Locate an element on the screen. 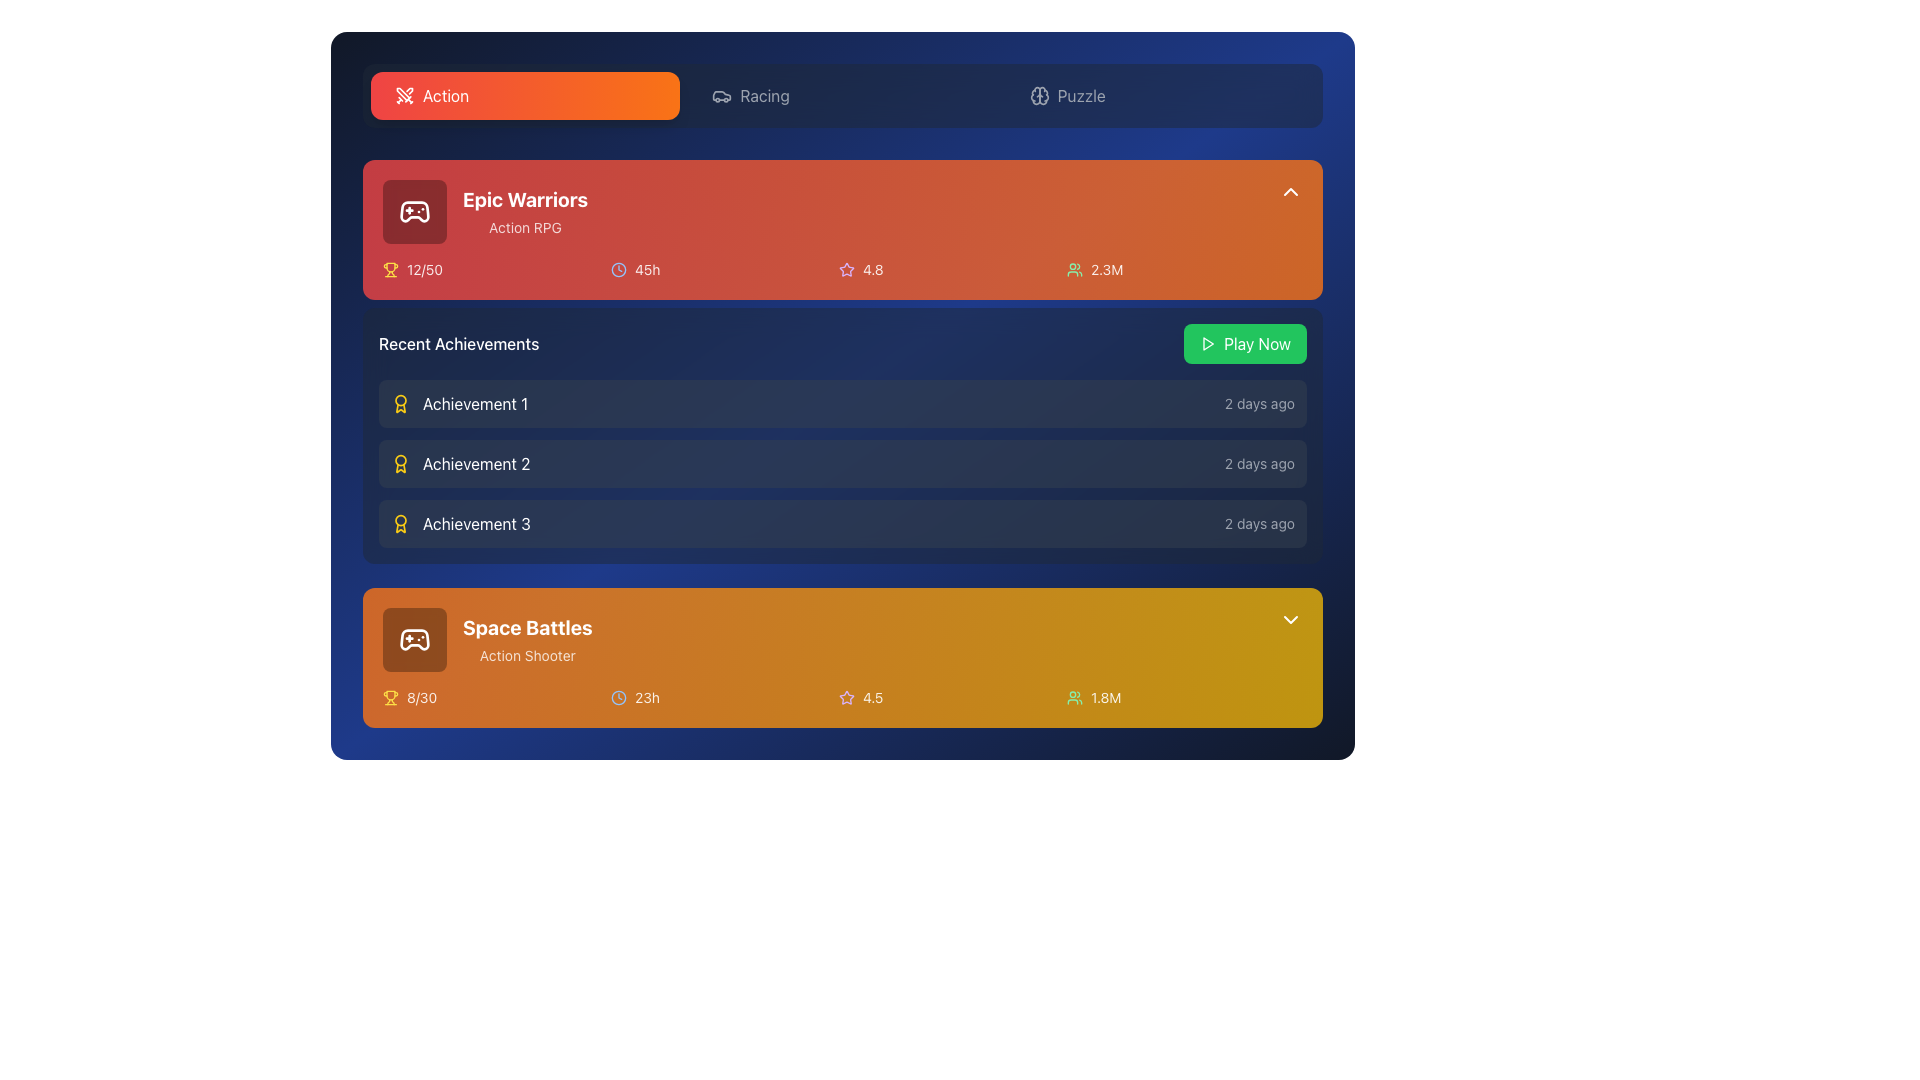 The image size is (1920, 1080). the game controller icon located in the Space Battles section, which is presented against a semi-transparent black background and features clean lines and a white color is located at coordinates (413, 640).